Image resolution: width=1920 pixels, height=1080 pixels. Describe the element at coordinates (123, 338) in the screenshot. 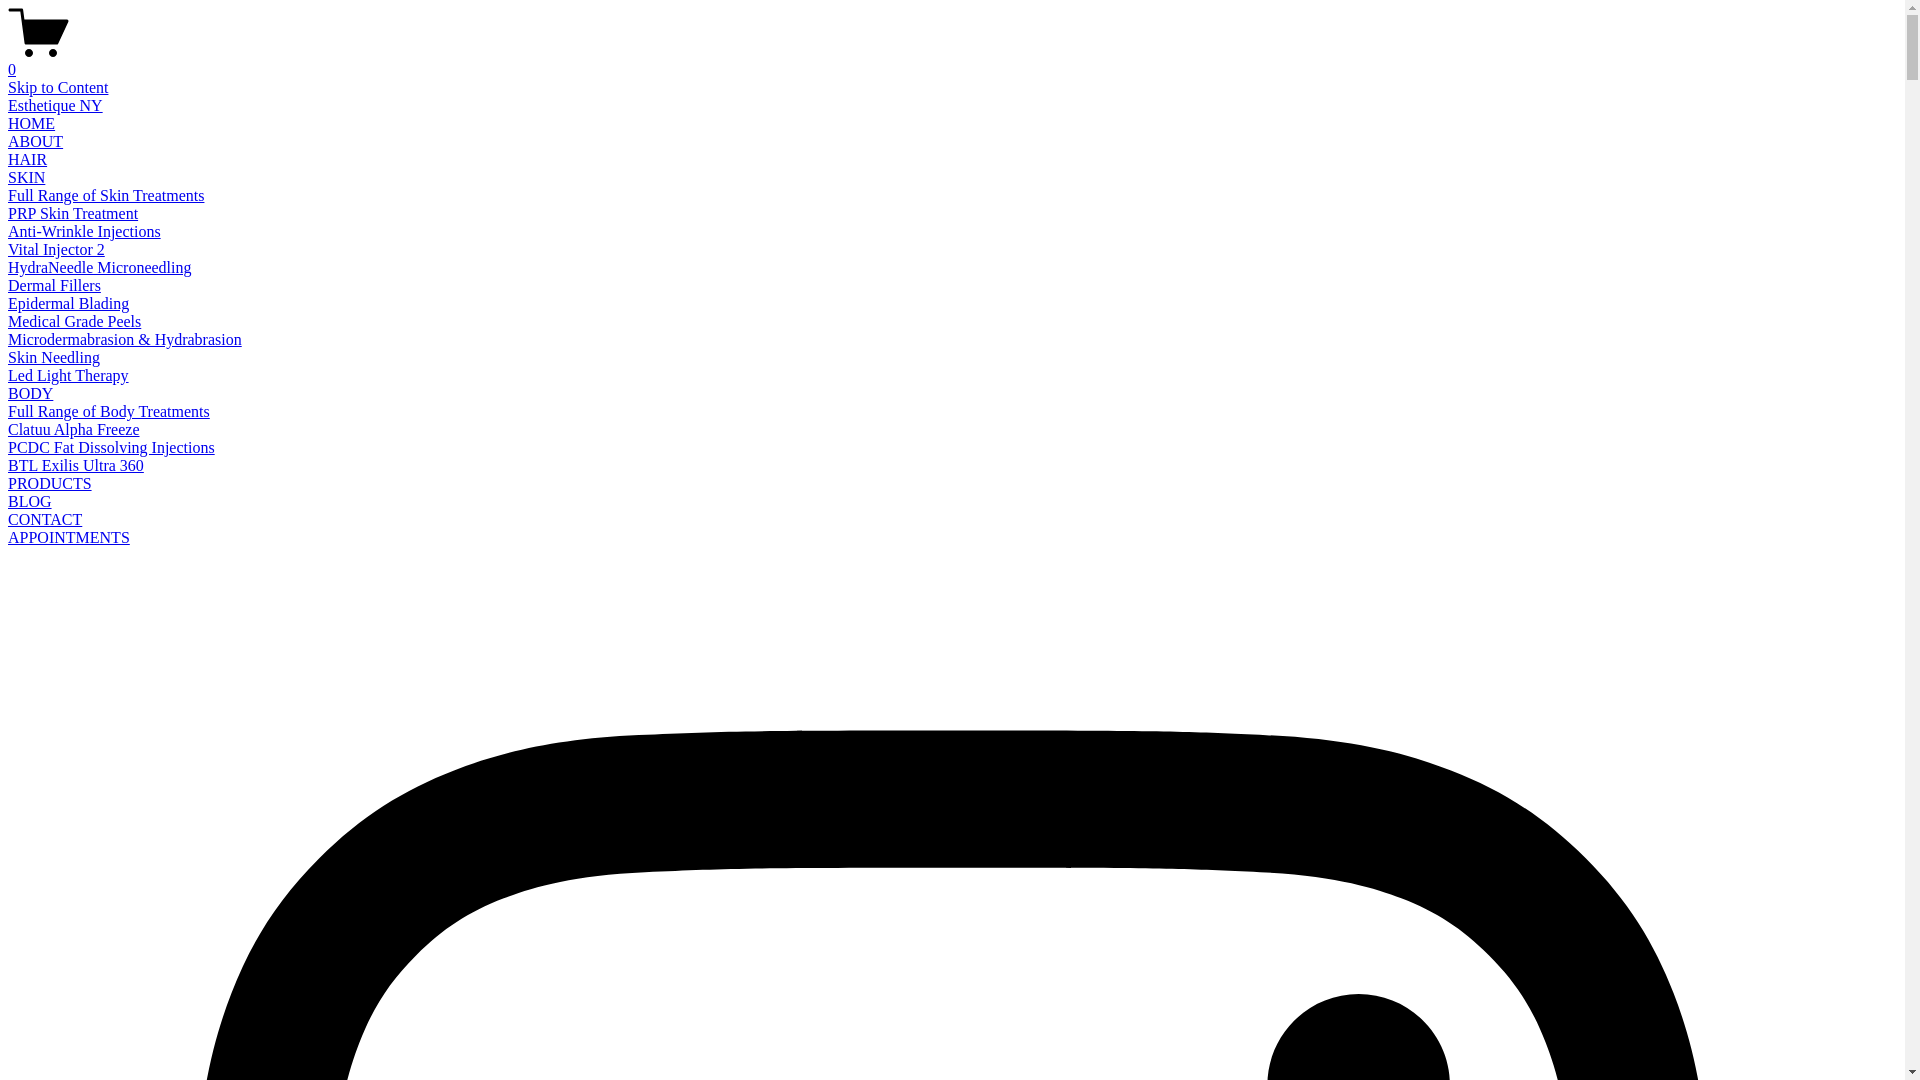

I see `'Microdermabrasion & Hydrabrasion'` at that location.